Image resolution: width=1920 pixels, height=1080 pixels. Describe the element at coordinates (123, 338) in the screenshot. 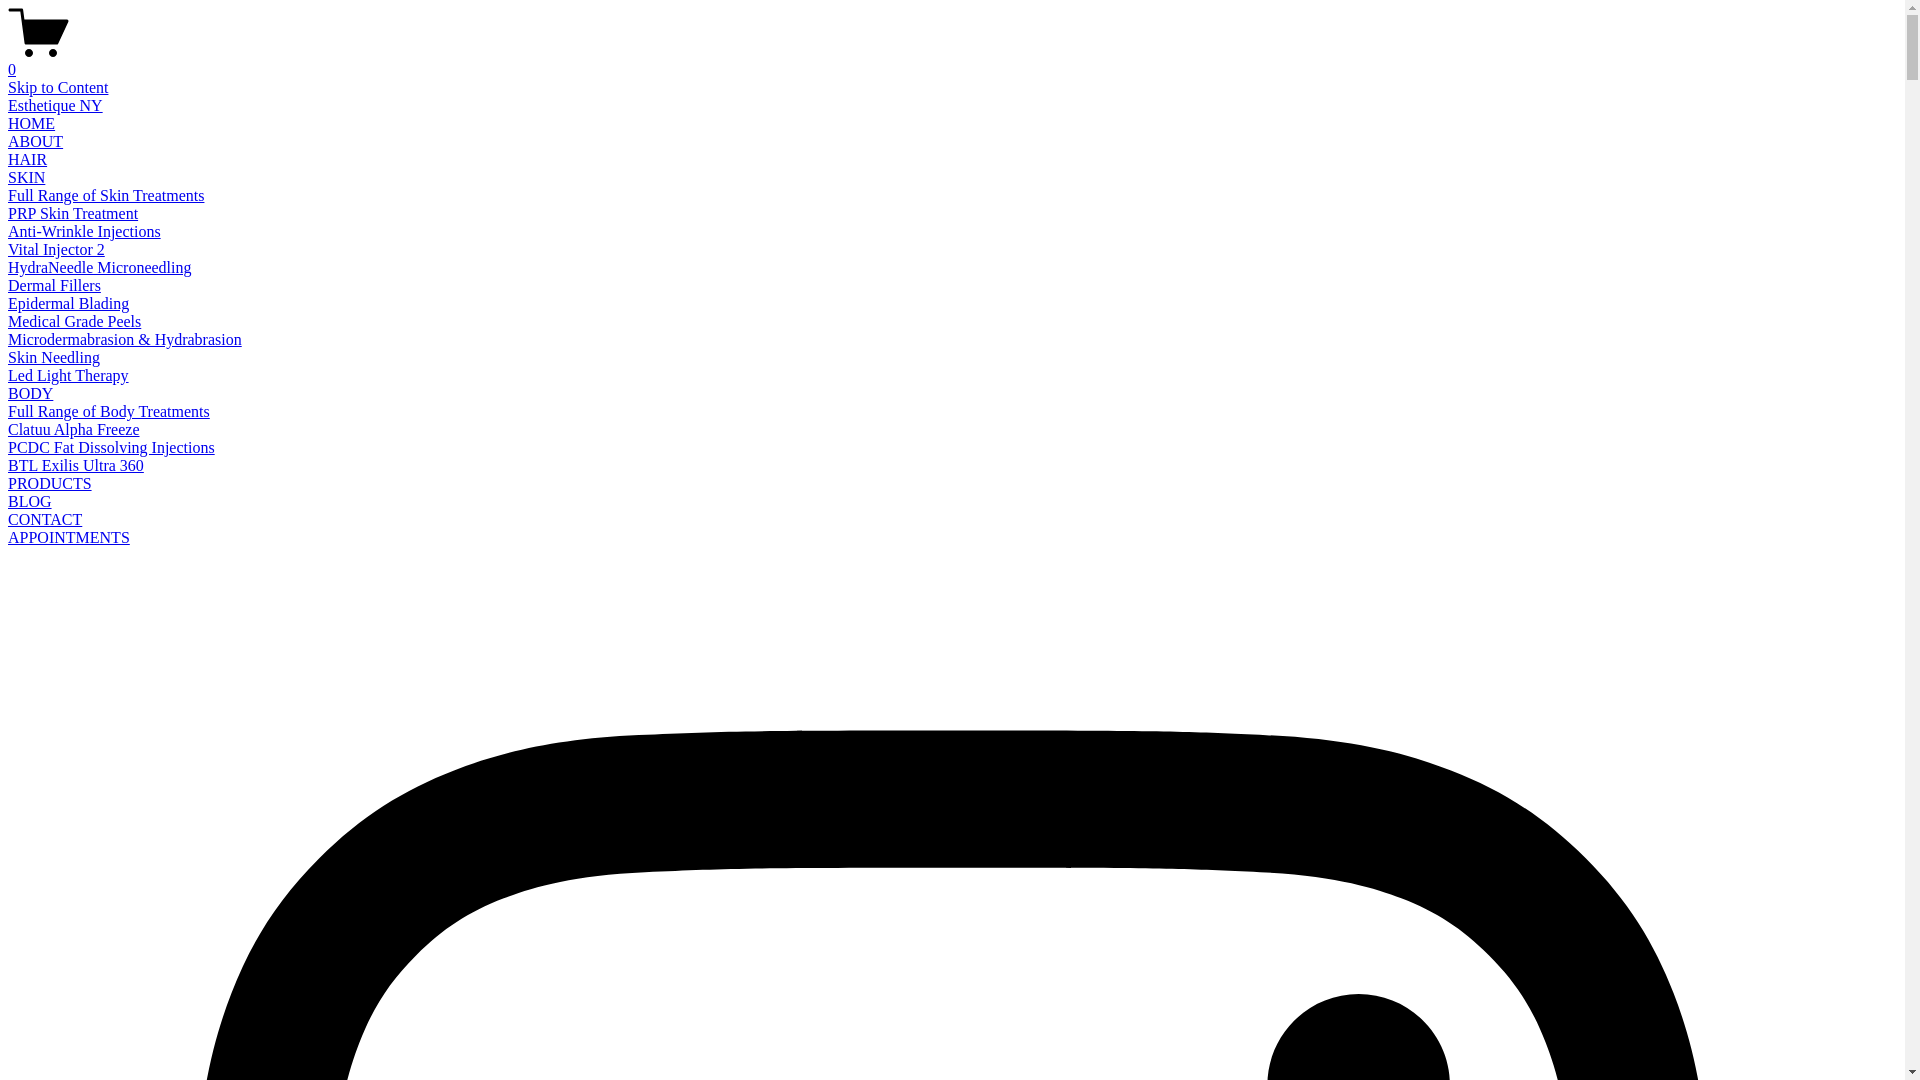

I see `'Microdermabrasion & Hydrabrasion'` at that location.